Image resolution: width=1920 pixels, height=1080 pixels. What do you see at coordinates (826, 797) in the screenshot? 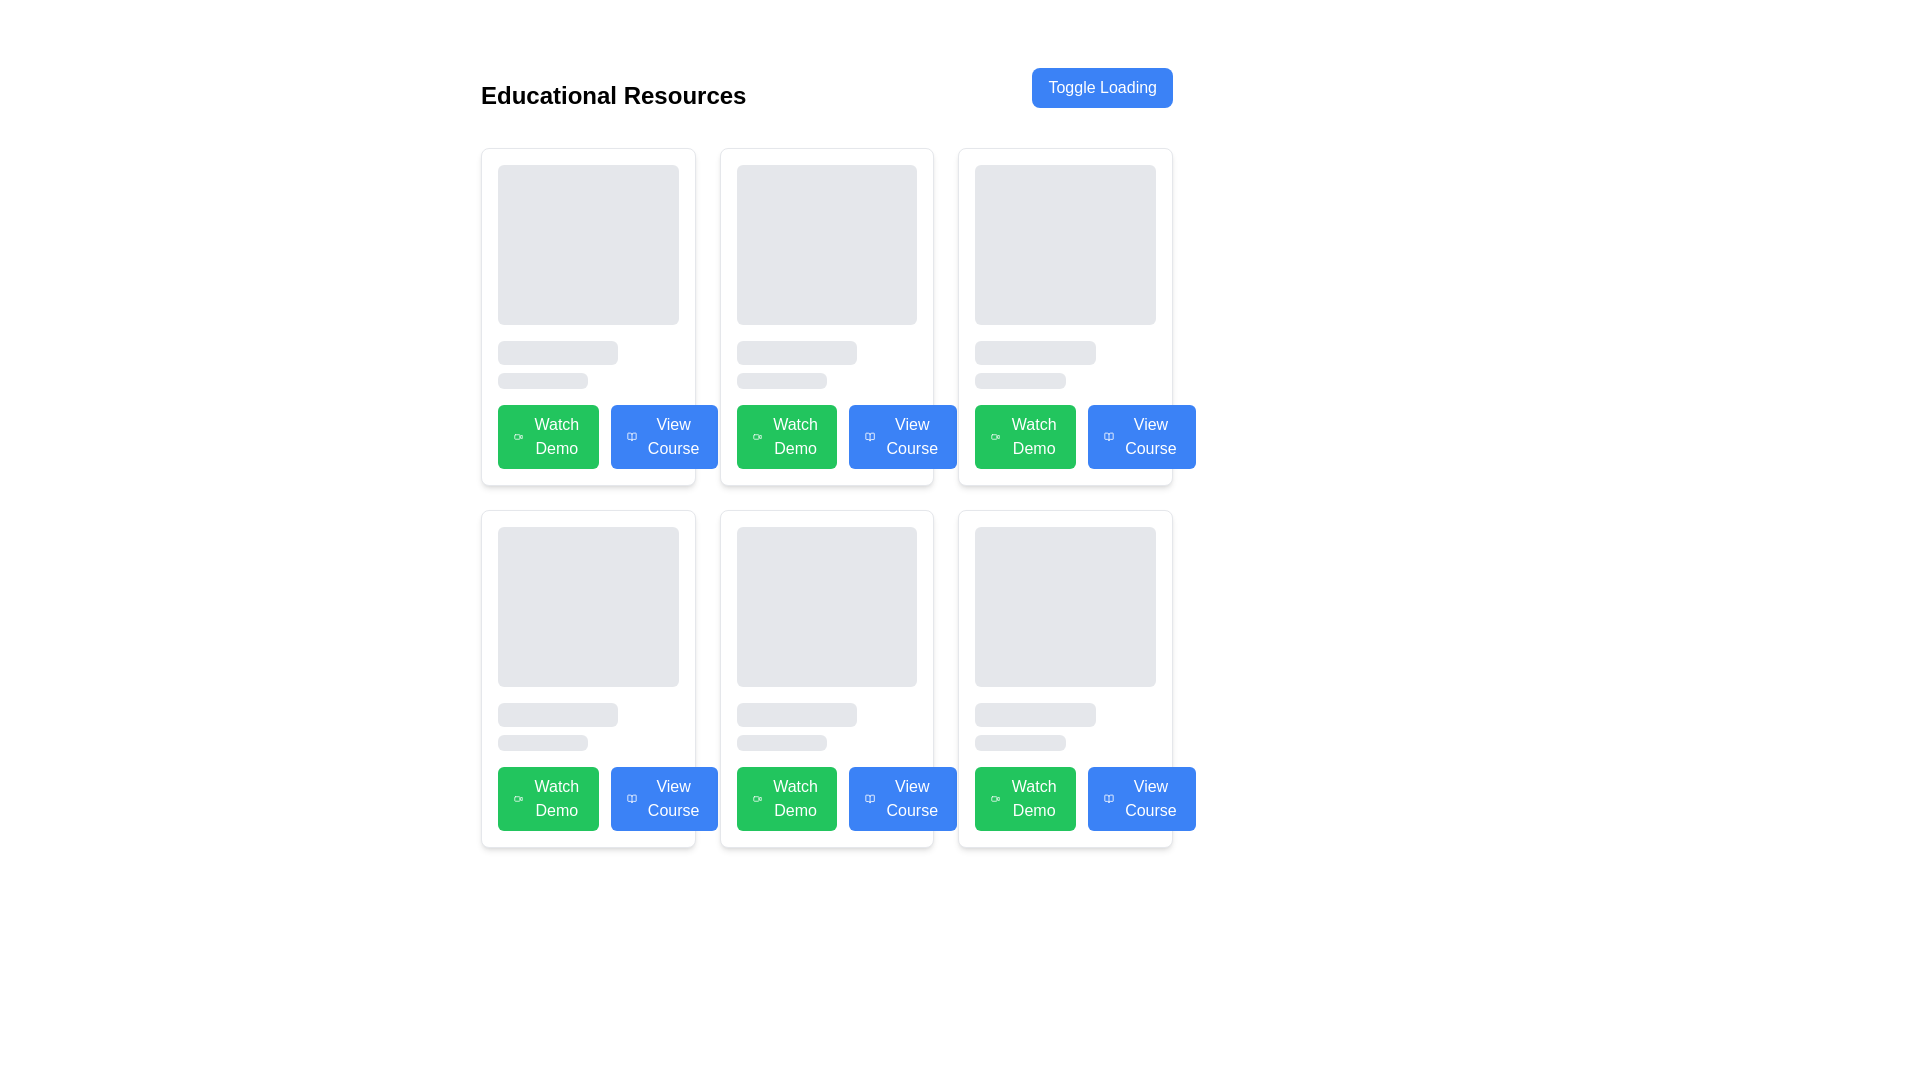
I see `the first button at the bottom of the card component` at bounding box center [826, 797].